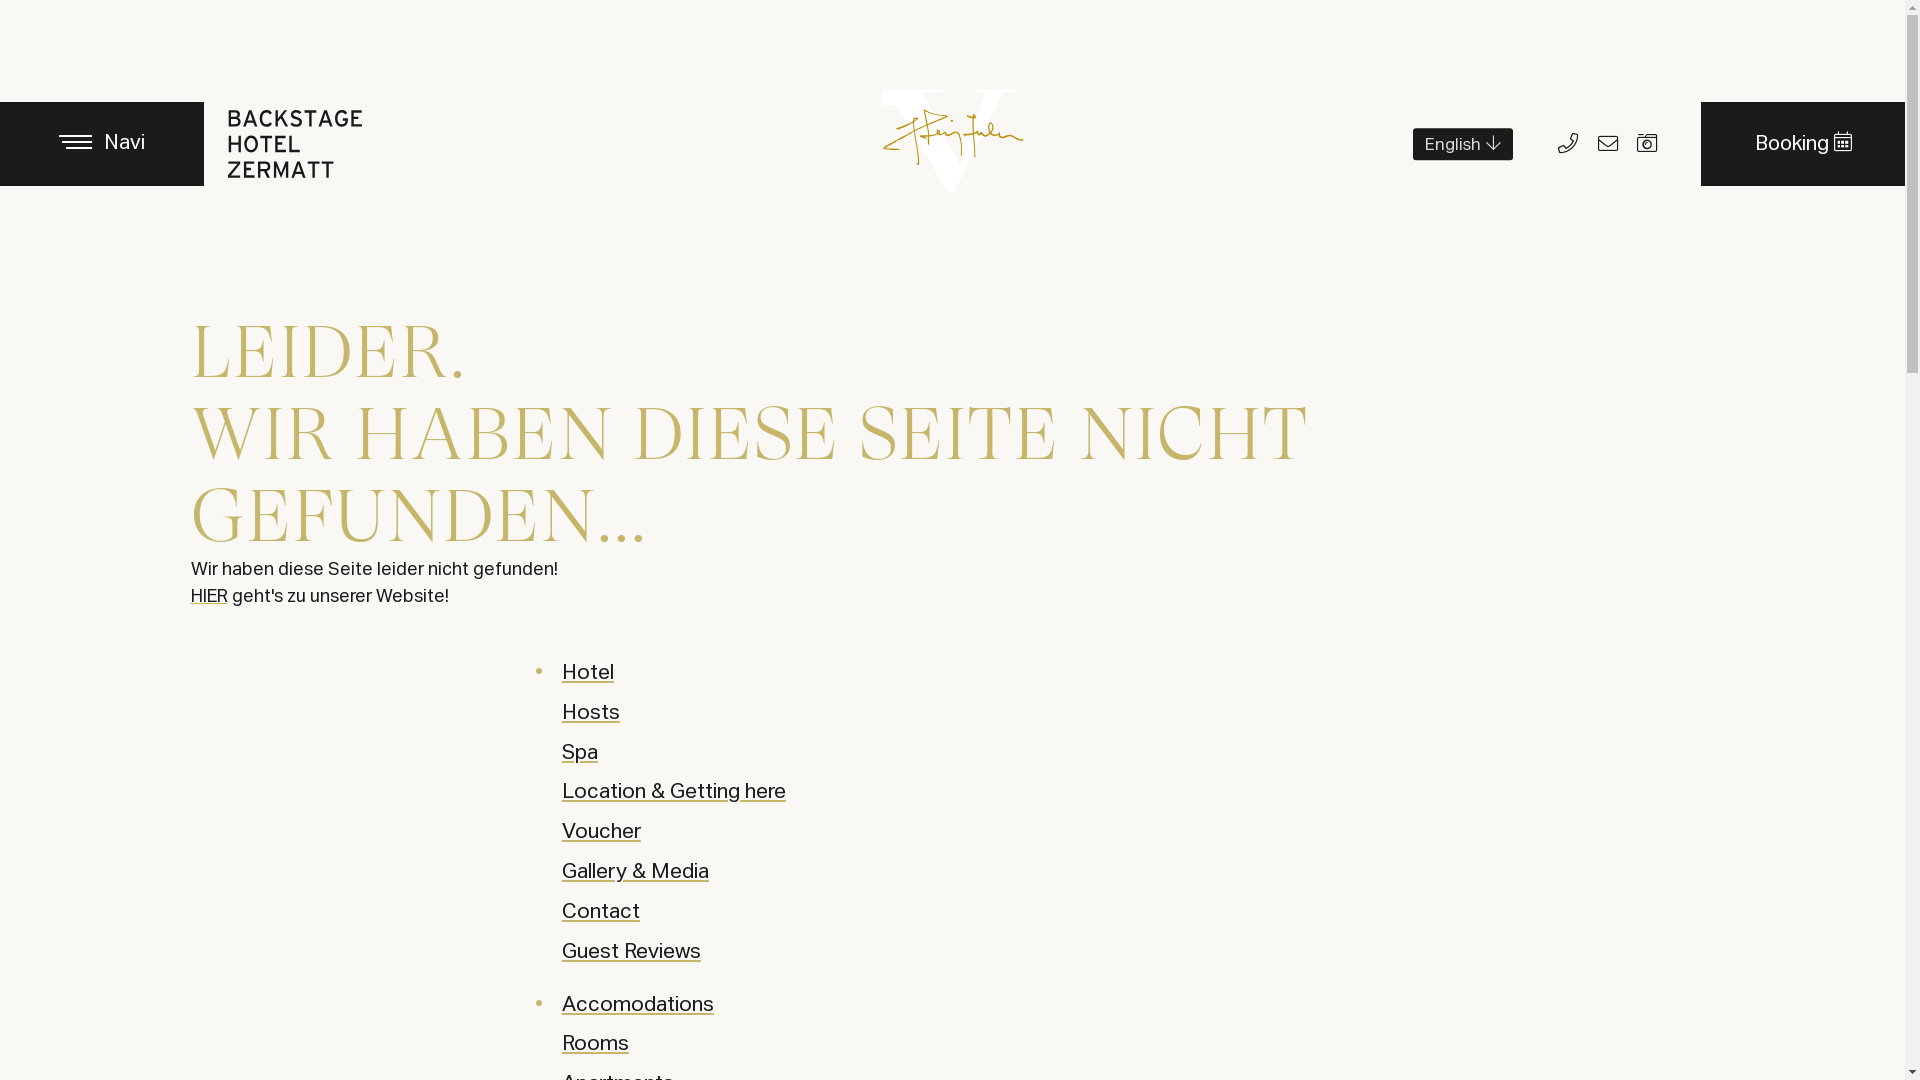 The width and height of the screenshot is (1920, 1080). I want to click on 'HIER', so click(190, 596).